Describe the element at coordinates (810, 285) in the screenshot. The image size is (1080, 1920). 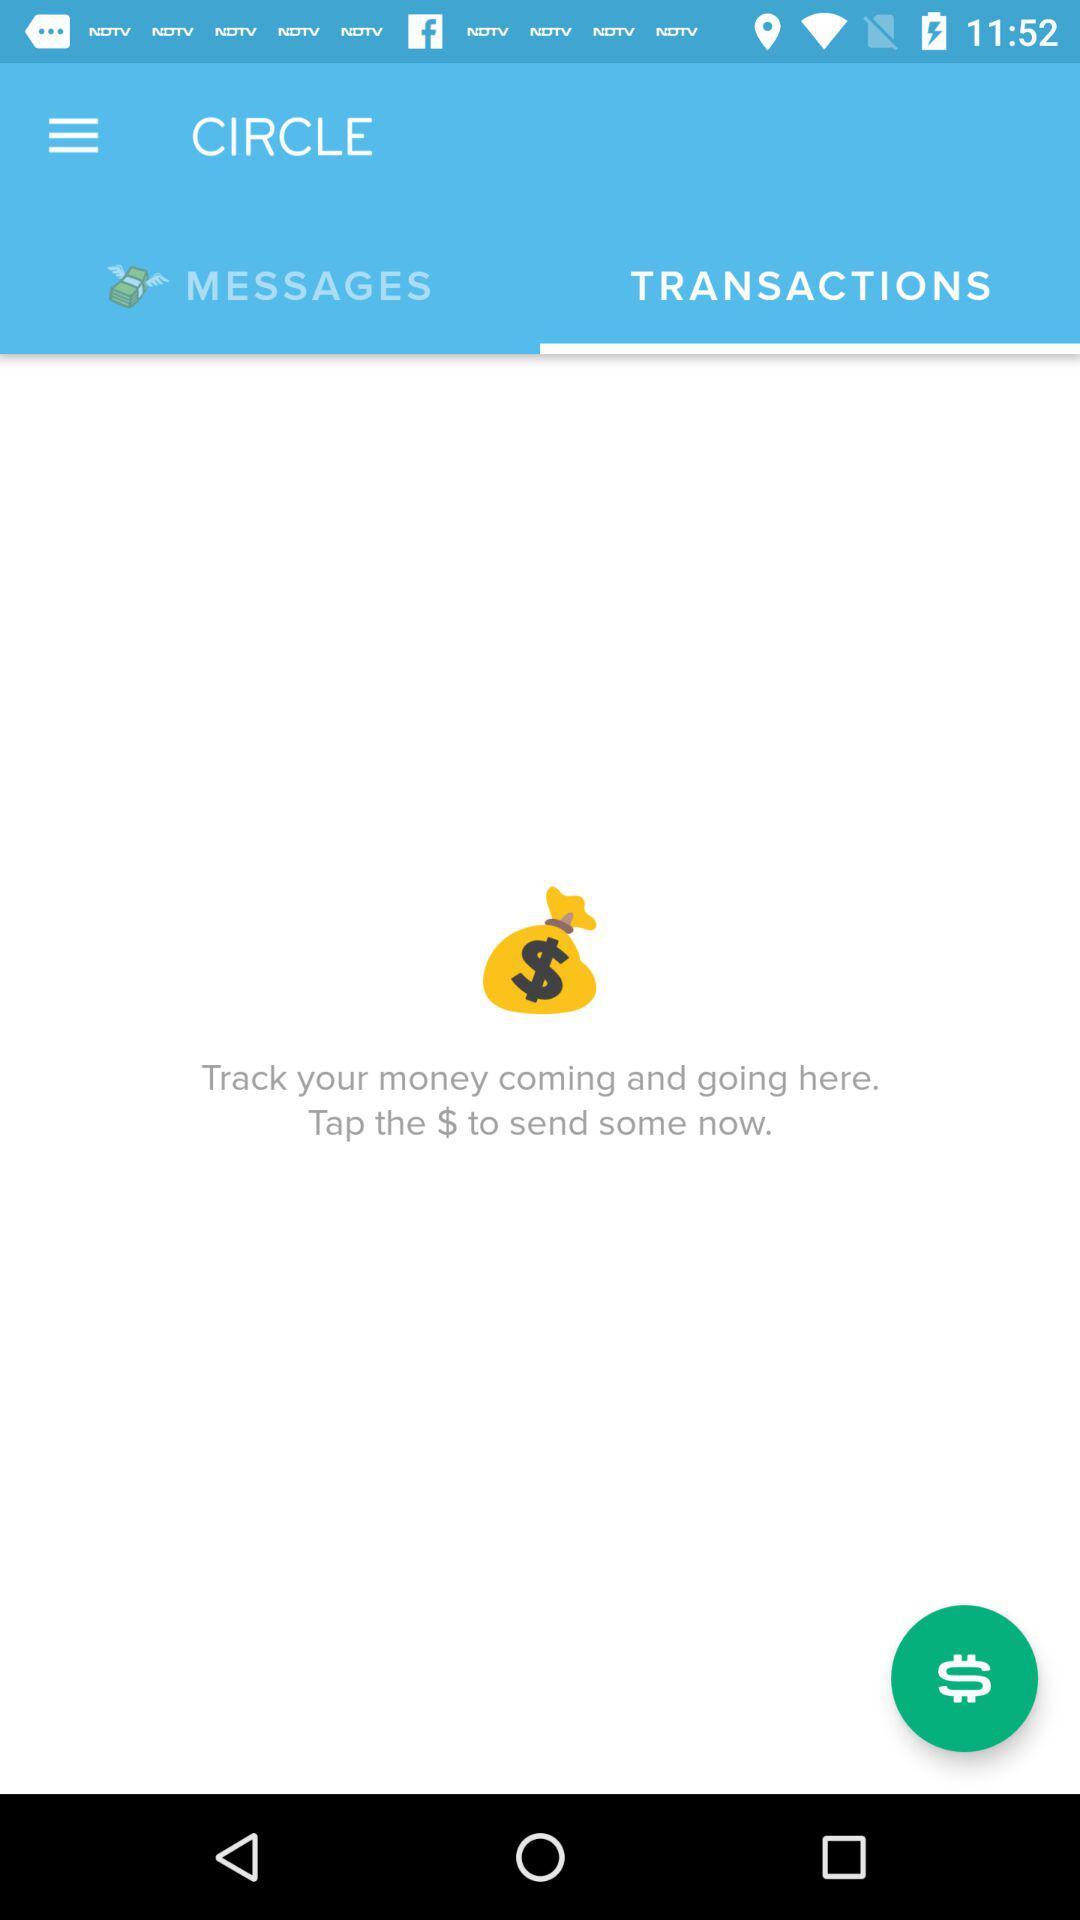
I see `the item to the right of *messages app` at that location.